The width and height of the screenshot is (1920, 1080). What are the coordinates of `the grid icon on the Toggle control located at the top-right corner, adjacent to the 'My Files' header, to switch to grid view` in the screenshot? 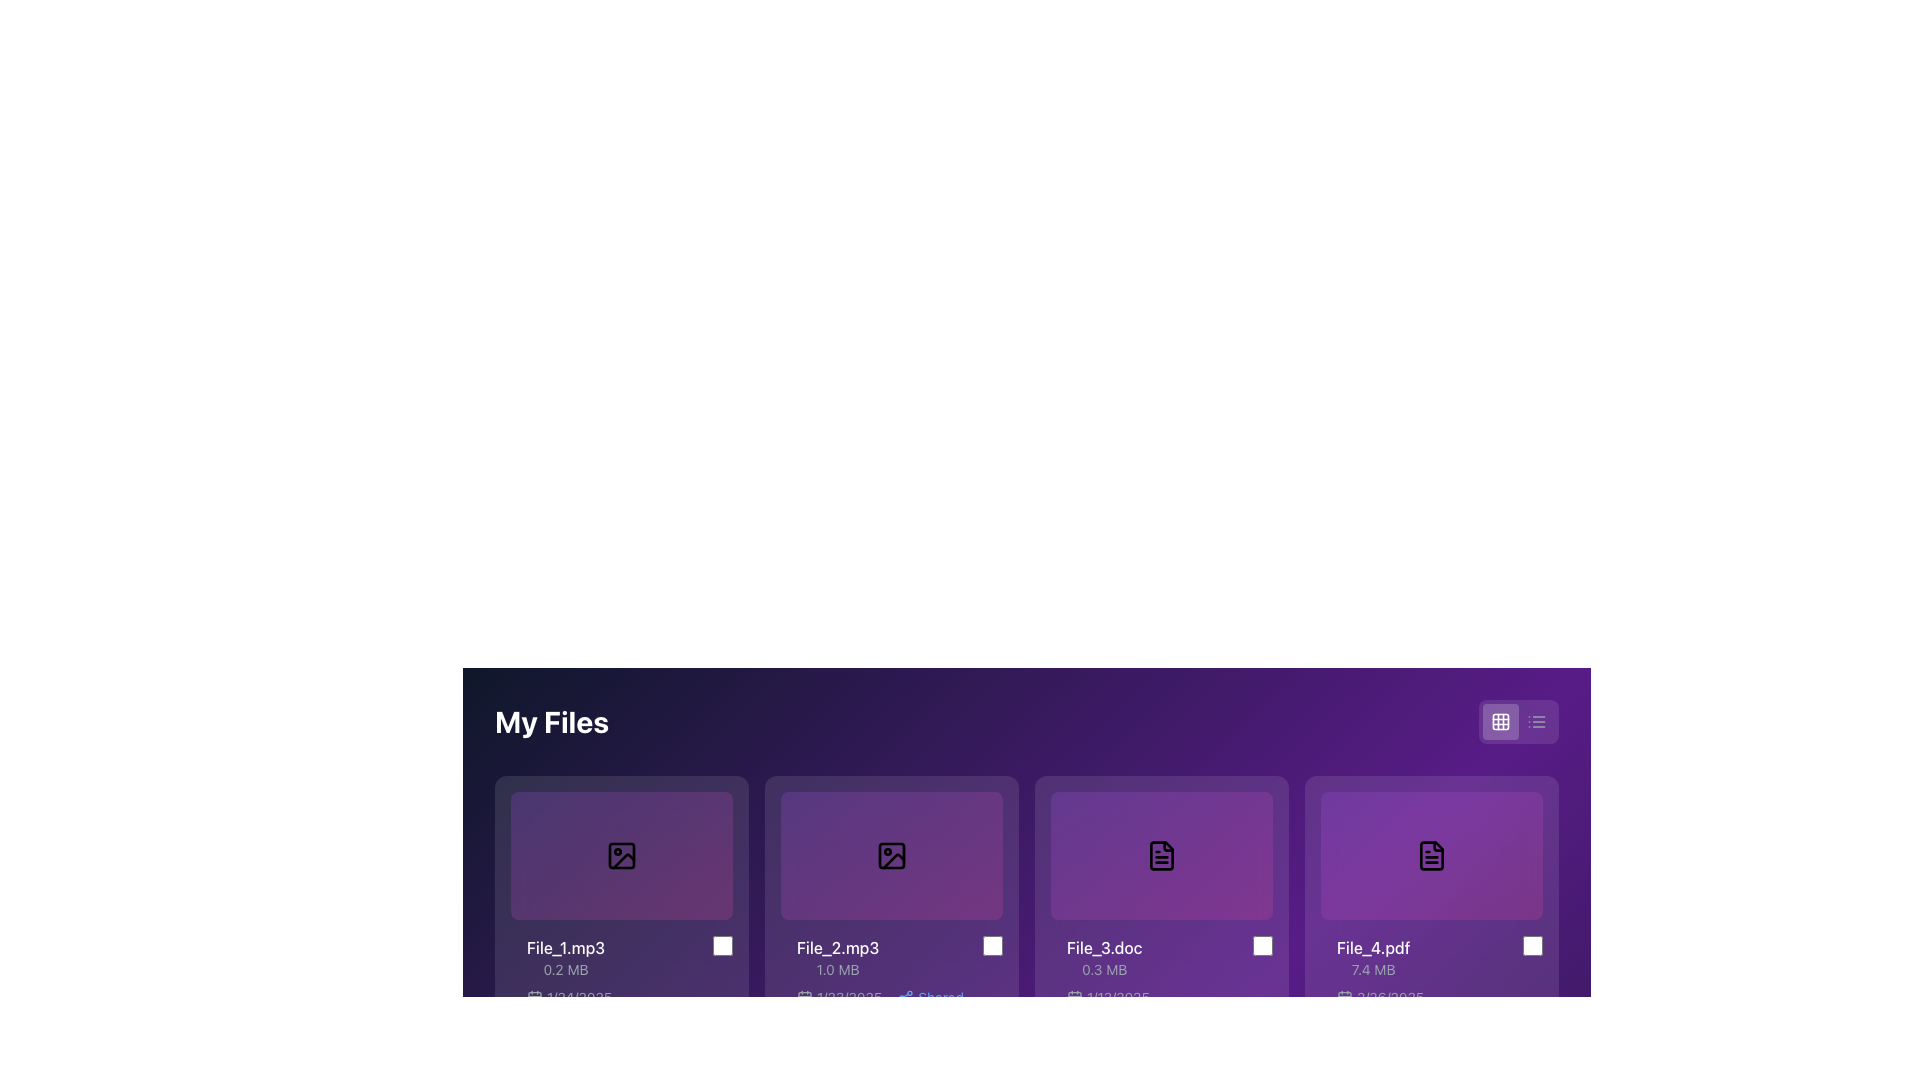 It's located at (1518, 721).